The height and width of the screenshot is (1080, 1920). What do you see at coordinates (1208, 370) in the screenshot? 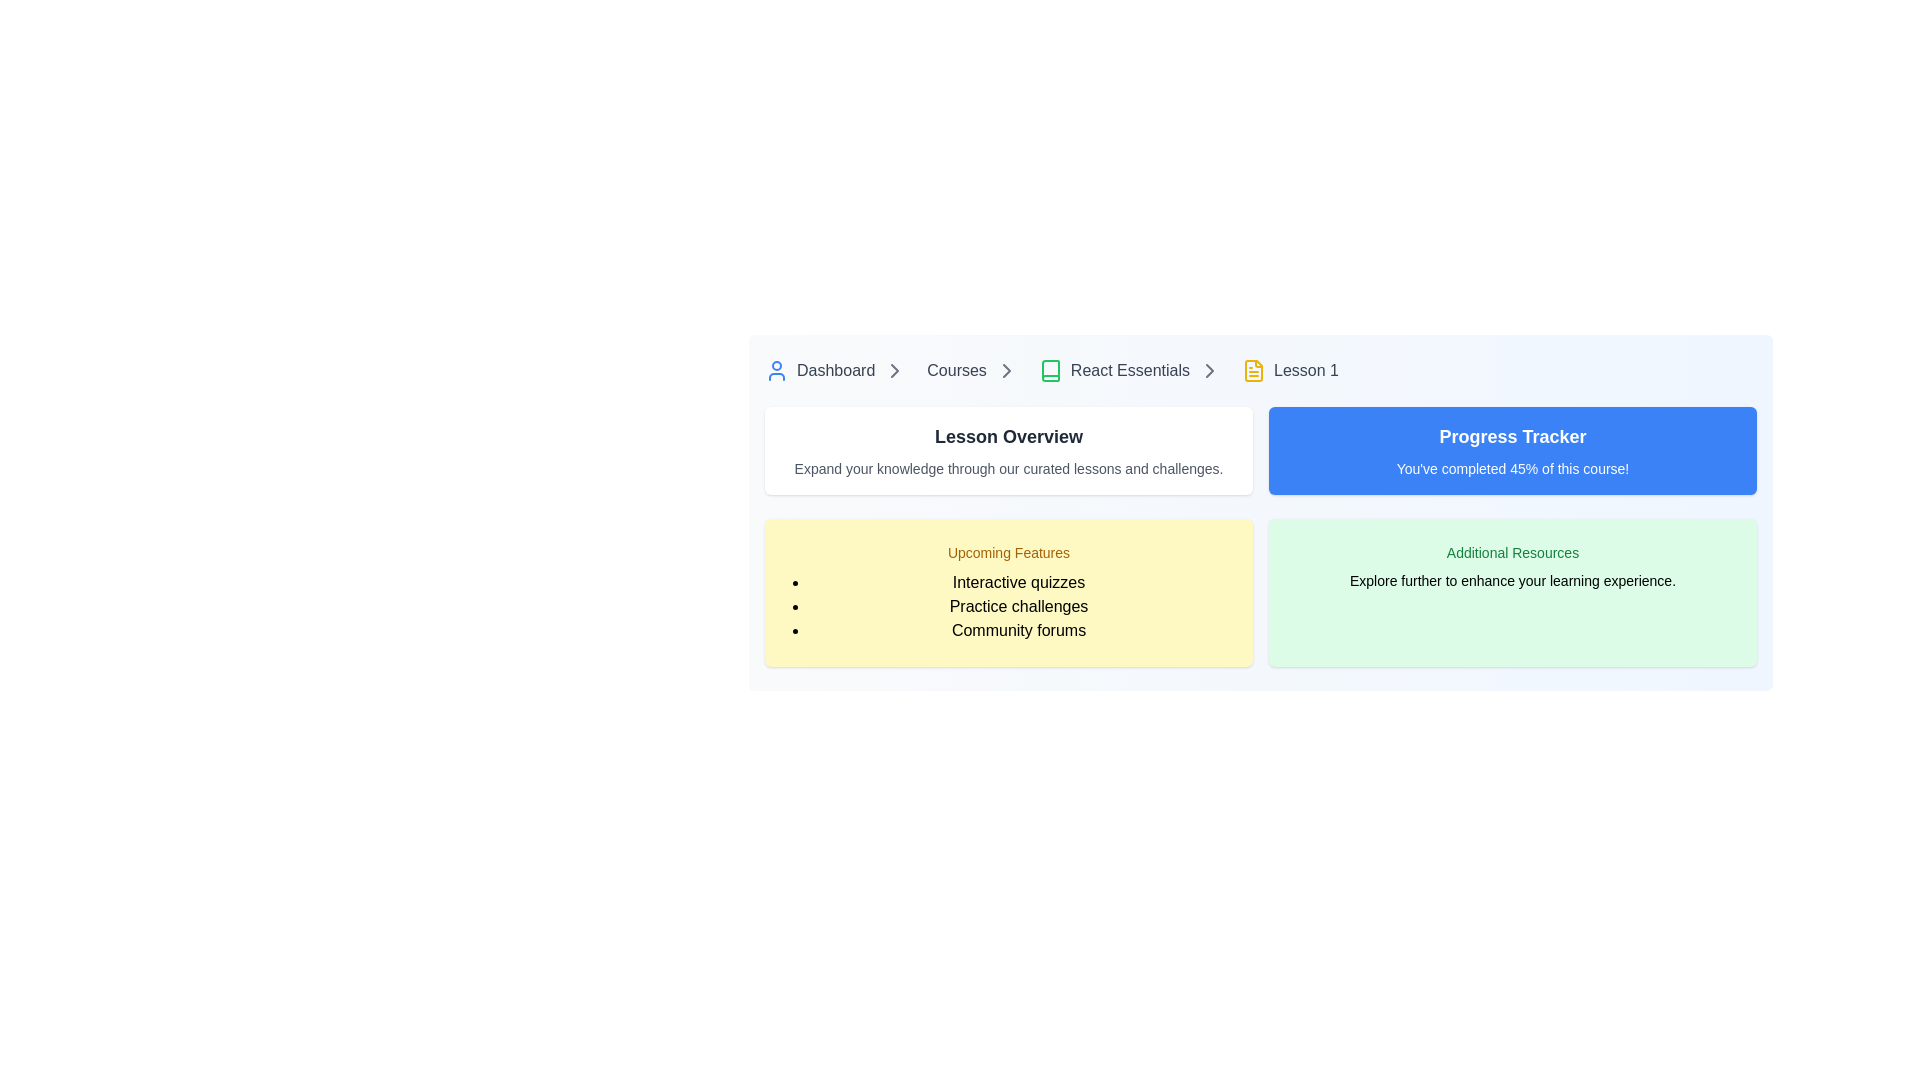
I see `the right-pointing chevron icon within the breadcrumb navigation bar, positioned between 'React Essentials' and 'Lesson 1'` at bounding box center [1208, 370].